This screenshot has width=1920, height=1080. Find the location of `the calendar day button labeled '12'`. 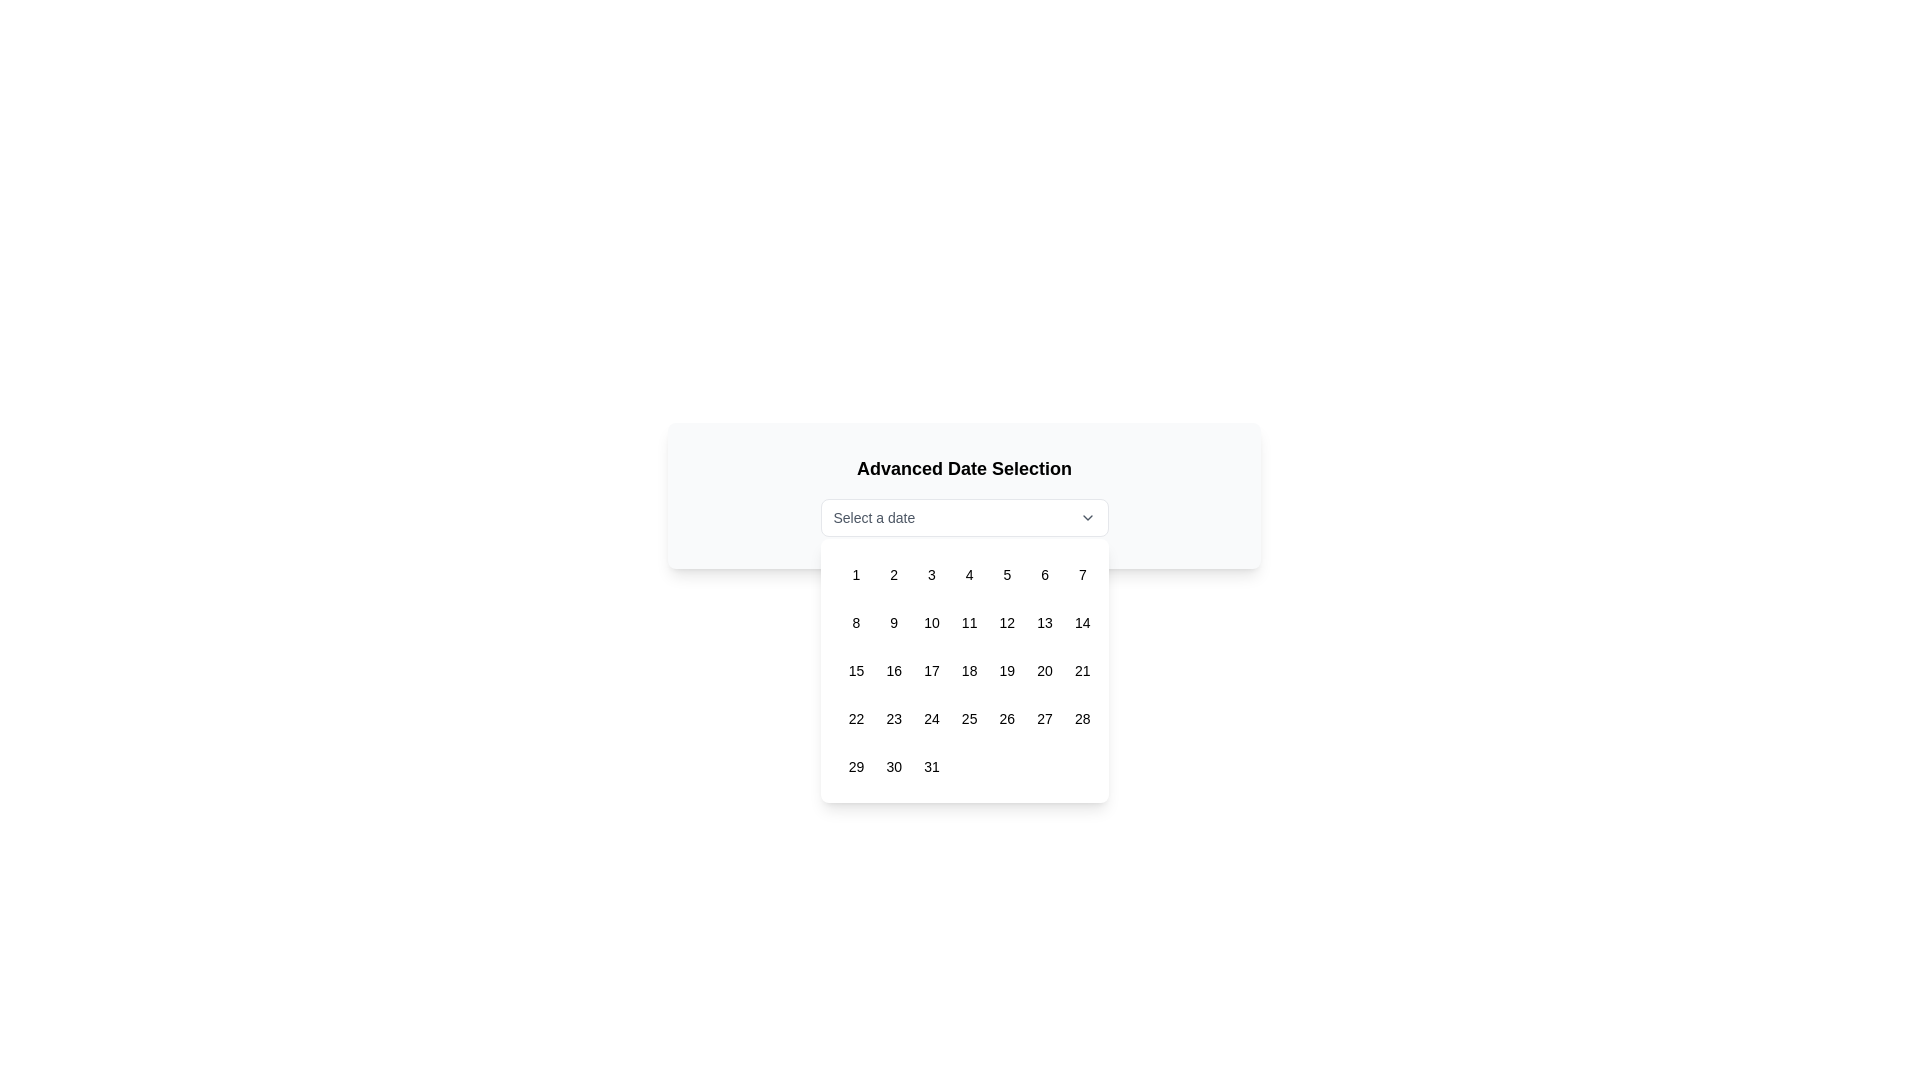

the calendar day button labeled '12' is located at coordinates (1007, 622).